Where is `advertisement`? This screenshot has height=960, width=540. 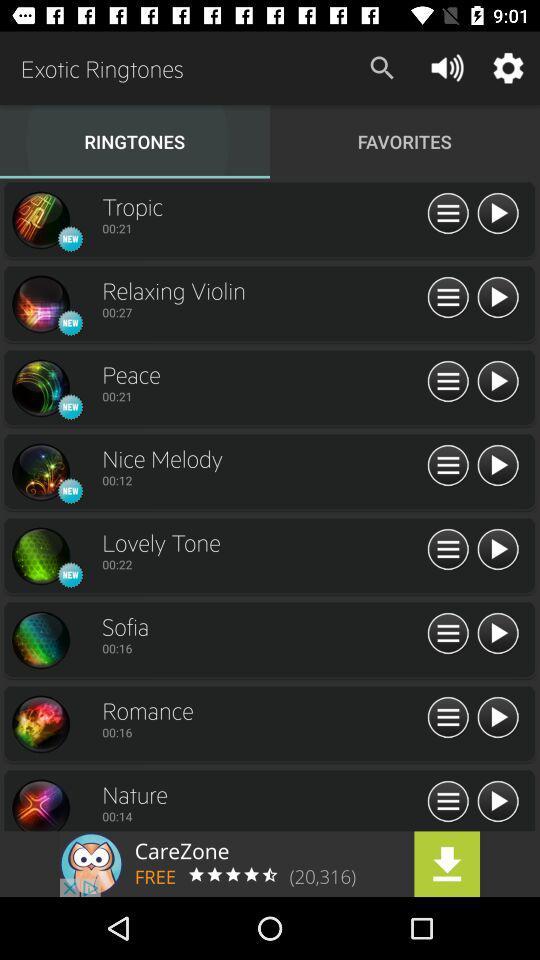 advertisement is located at coordinates (270, 863).